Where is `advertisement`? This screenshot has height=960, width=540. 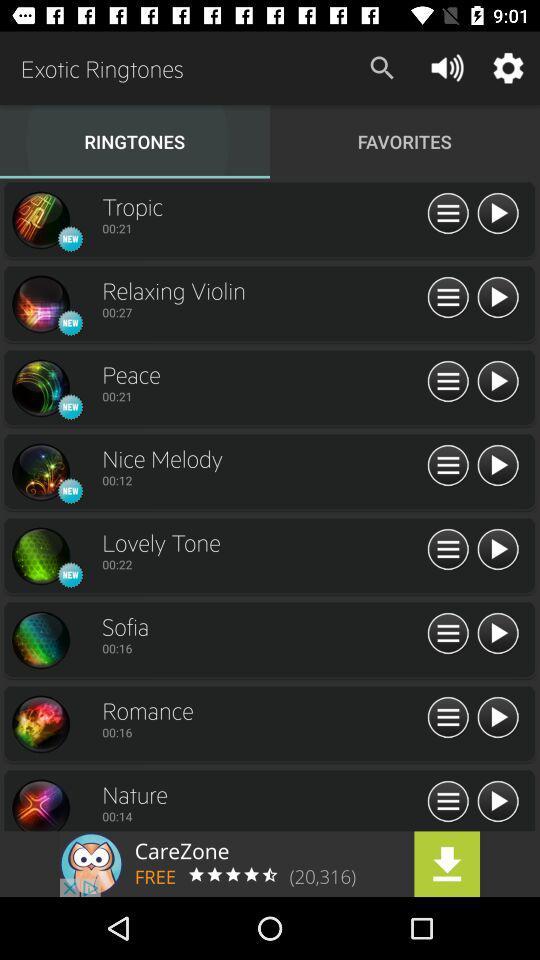 advertisement is located at coordinates (270, 863).